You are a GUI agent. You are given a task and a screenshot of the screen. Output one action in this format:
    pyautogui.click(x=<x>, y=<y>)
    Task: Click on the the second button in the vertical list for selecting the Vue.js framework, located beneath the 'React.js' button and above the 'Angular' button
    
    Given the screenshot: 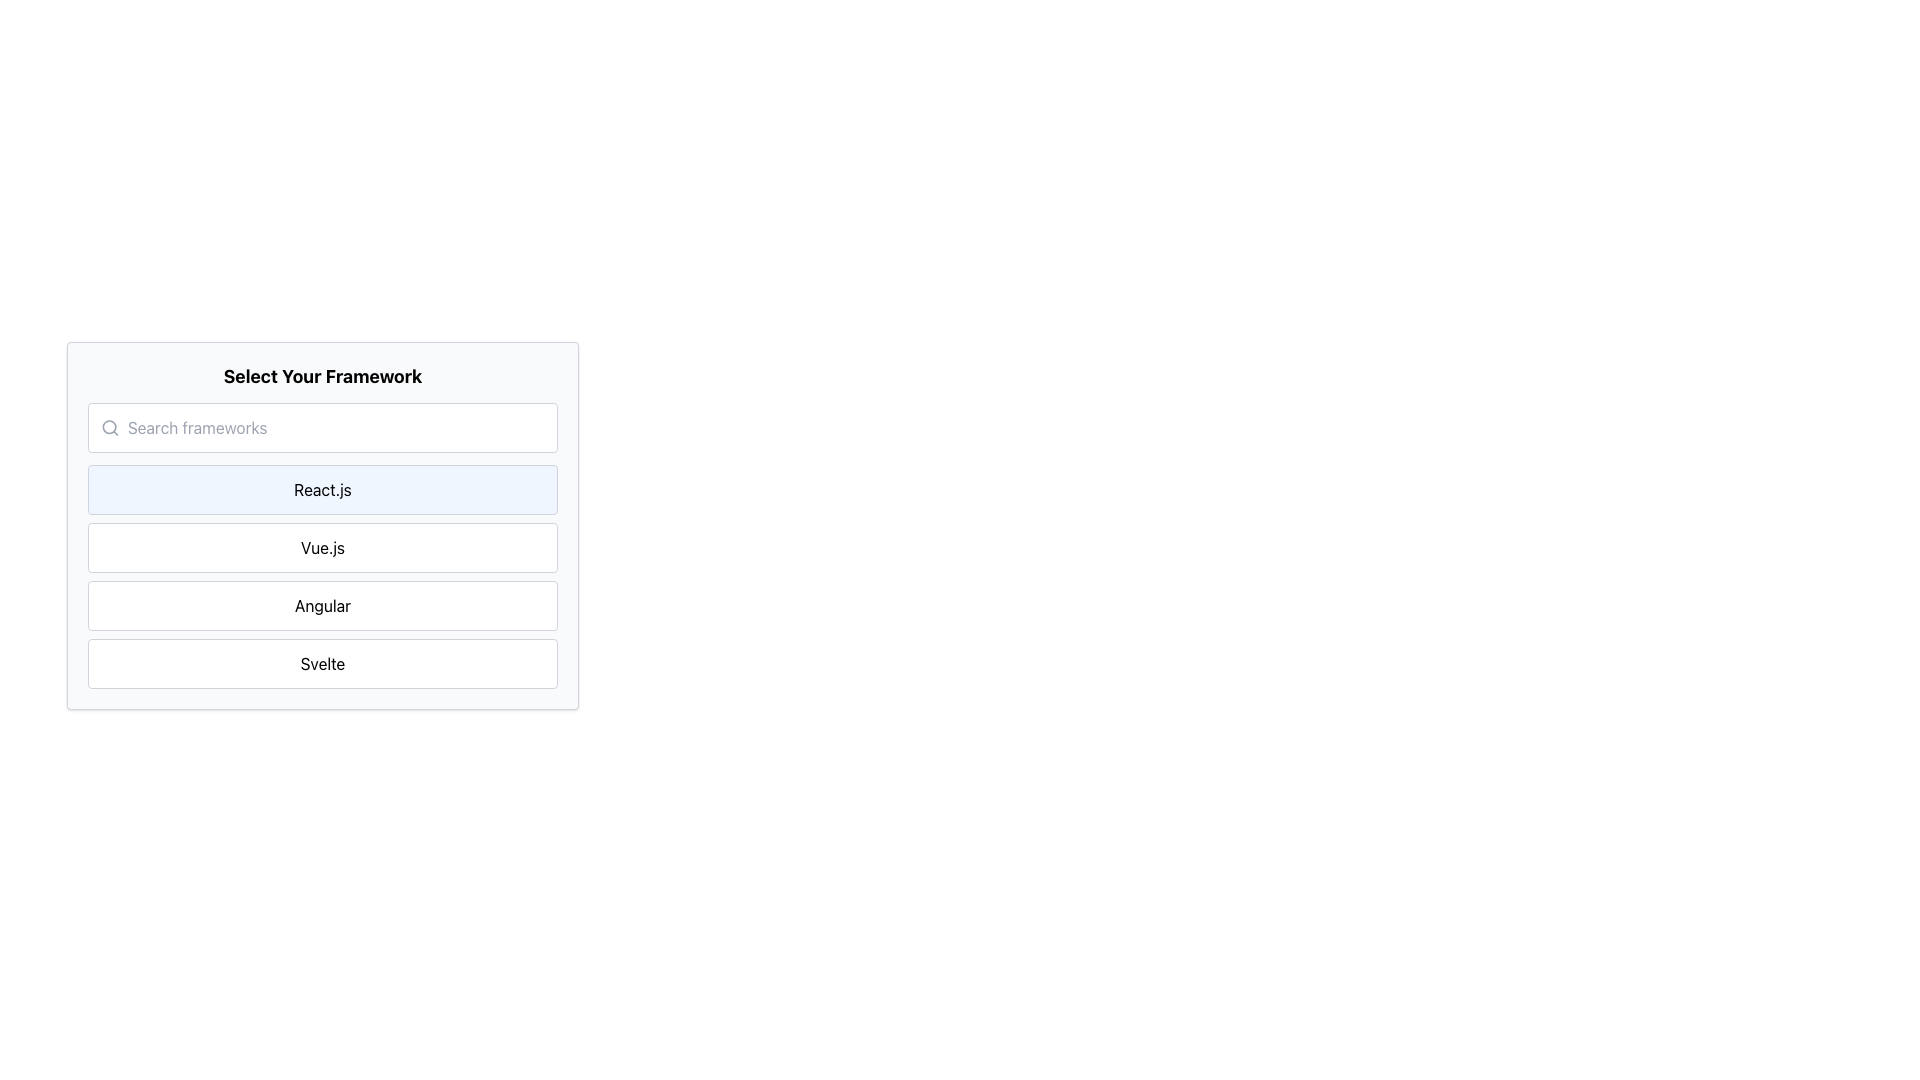 What is the action you would take?
    pyautogui.click(x=322, y=547)
    